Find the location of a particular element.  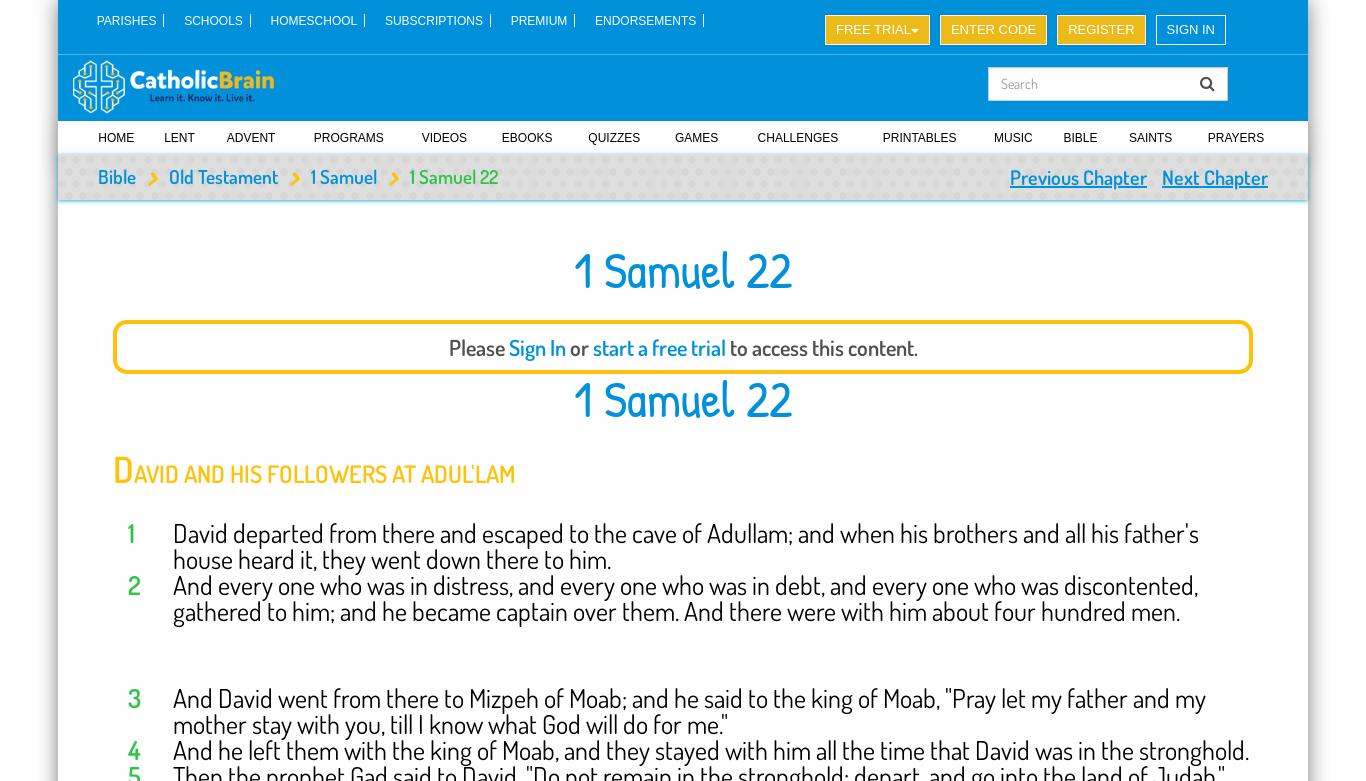

'Bible' is located at coordinates (116, 175).